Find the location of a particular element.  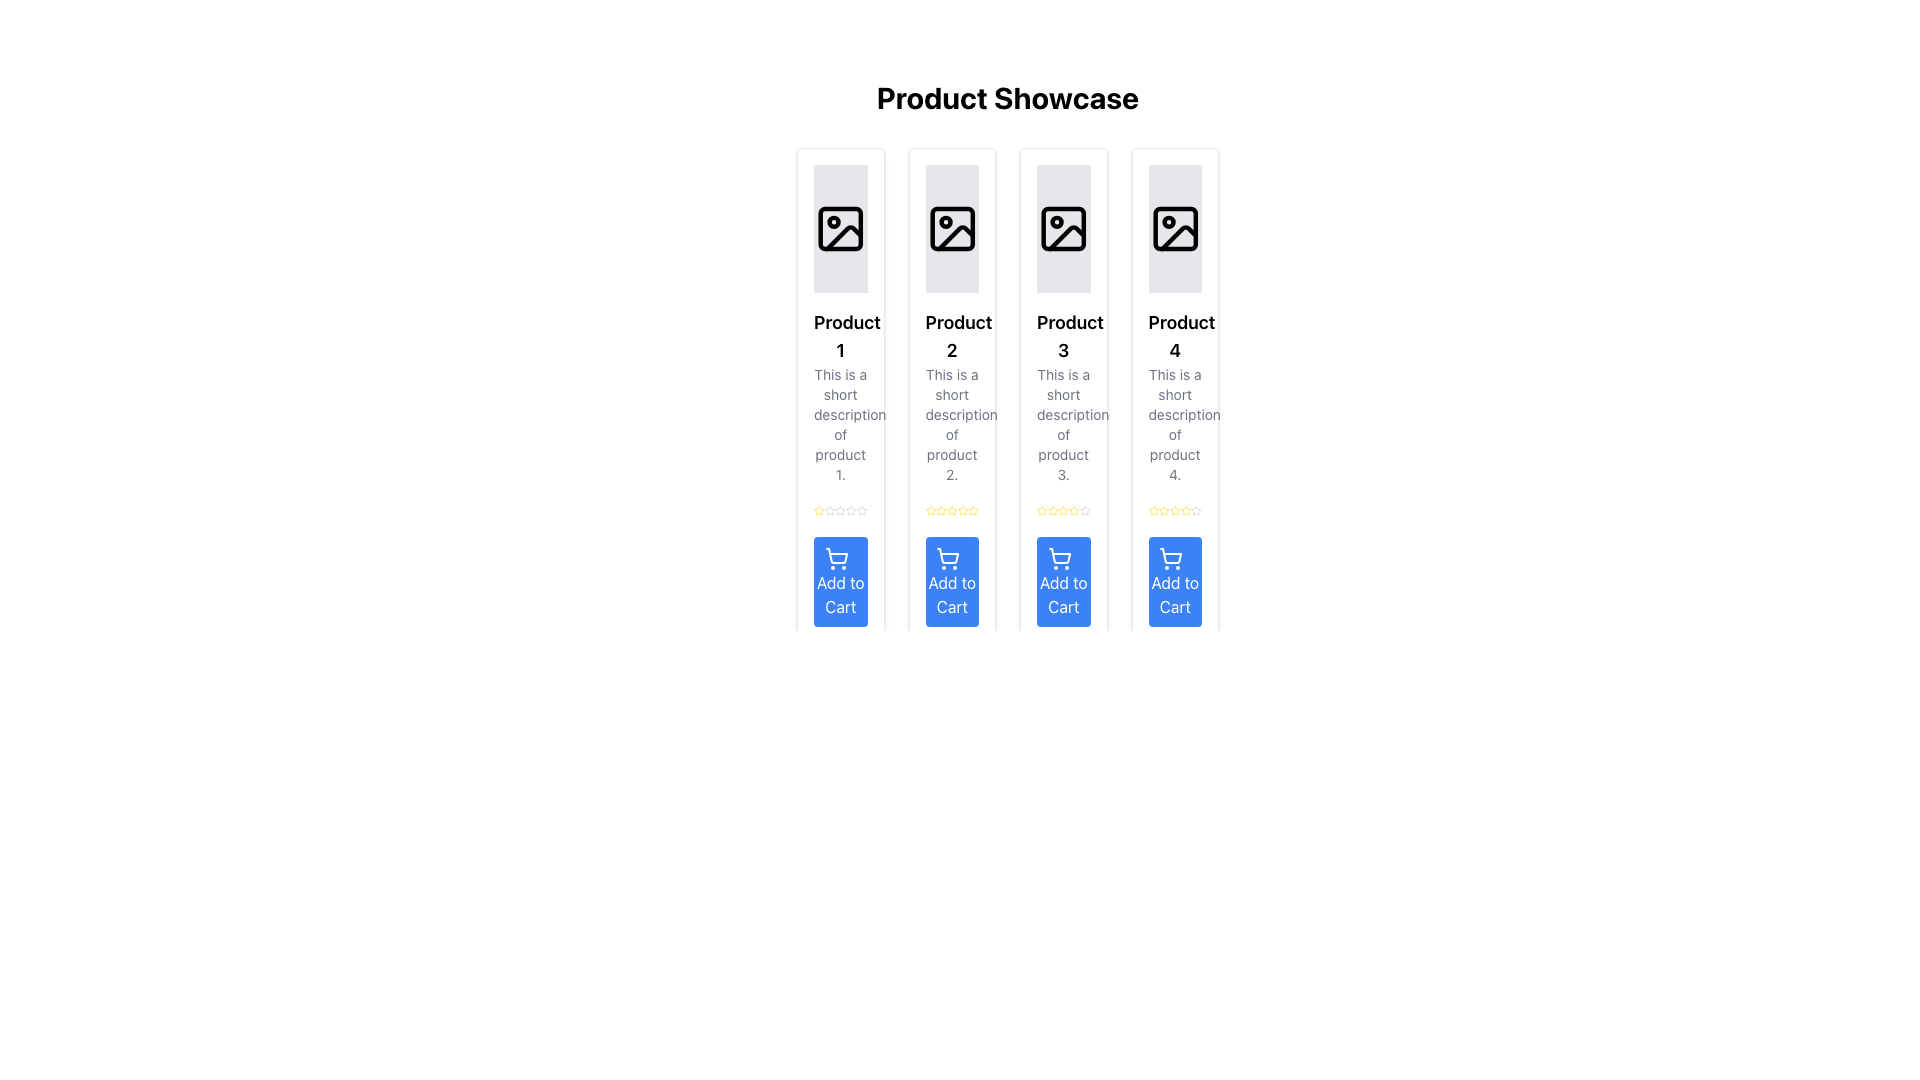

text element that describes 'This is a short description of product 2.' located below the 'Product 2' title in the second product card from the left is located at coordinates (951, 423).